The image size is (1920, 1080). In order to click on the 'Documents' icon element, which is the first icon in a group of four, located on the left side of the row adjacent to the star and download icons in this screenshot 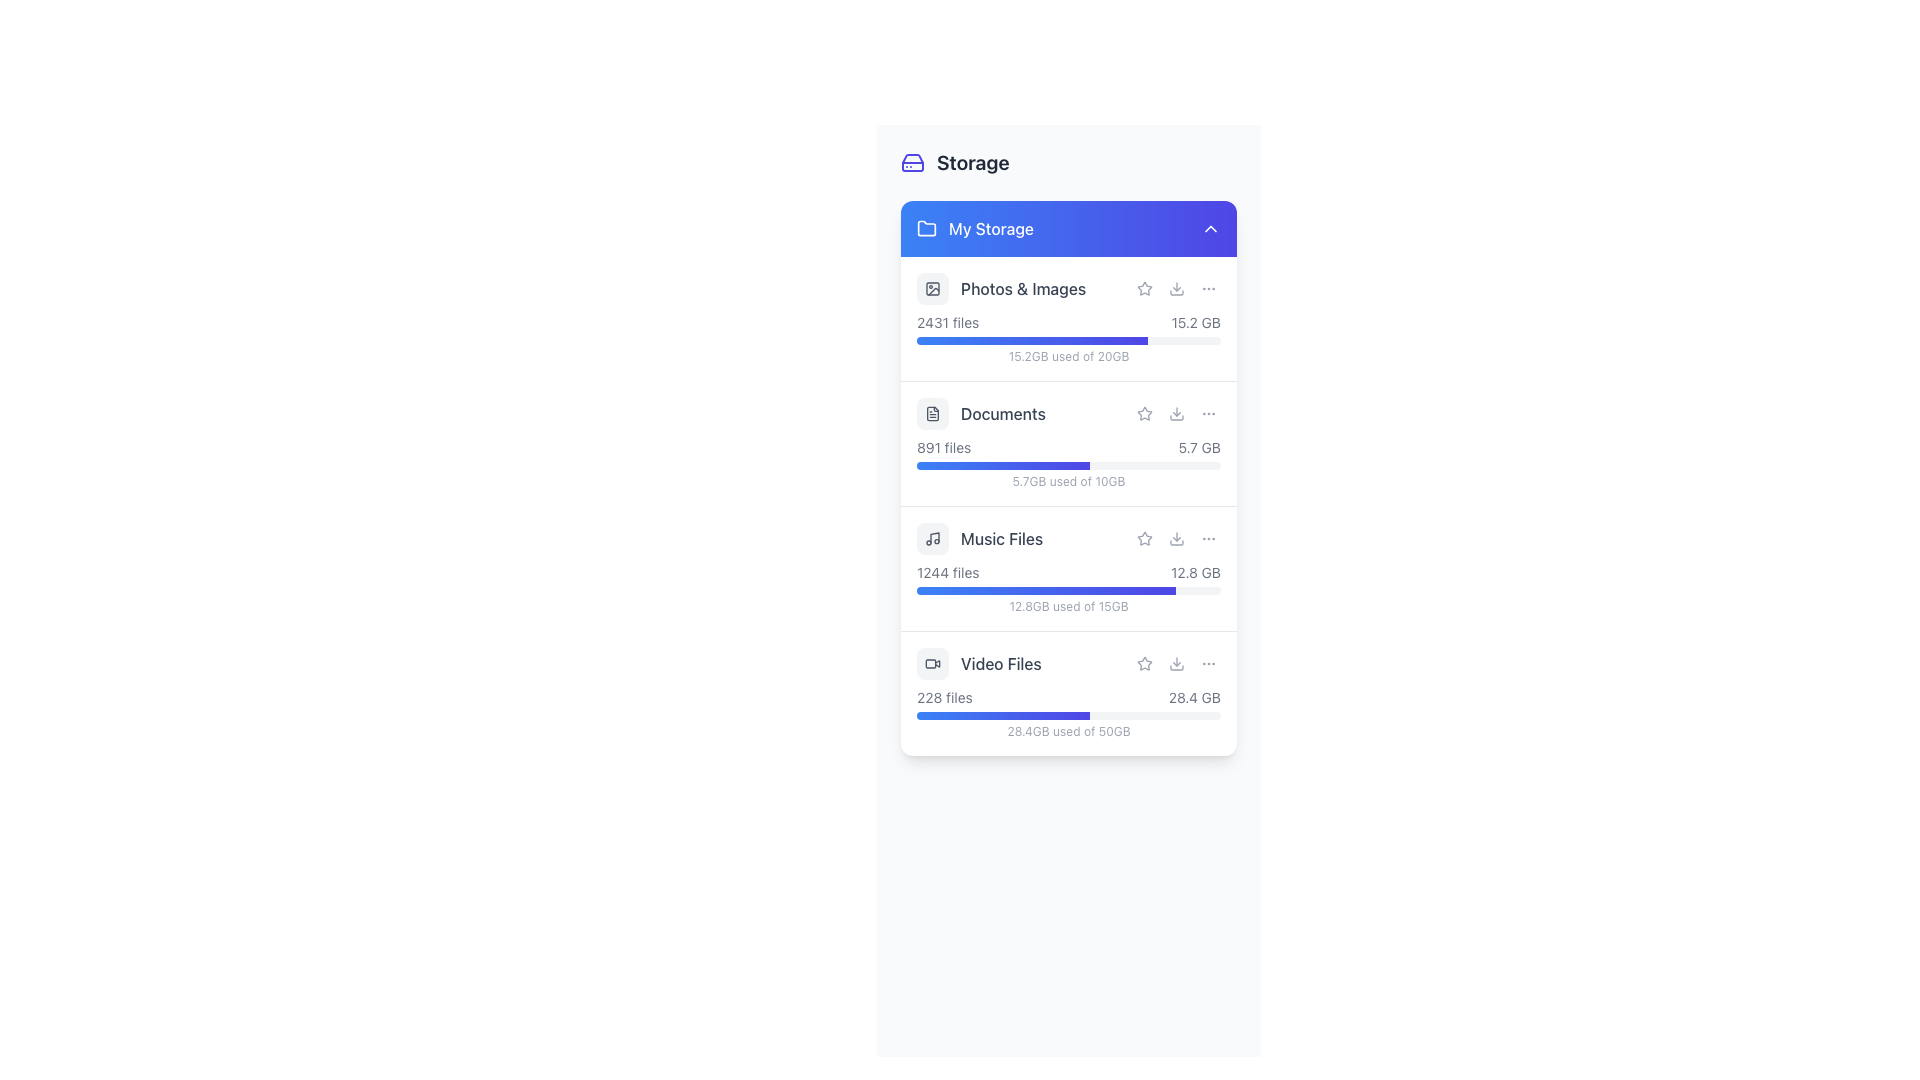, I will do `click(931, 412)`.